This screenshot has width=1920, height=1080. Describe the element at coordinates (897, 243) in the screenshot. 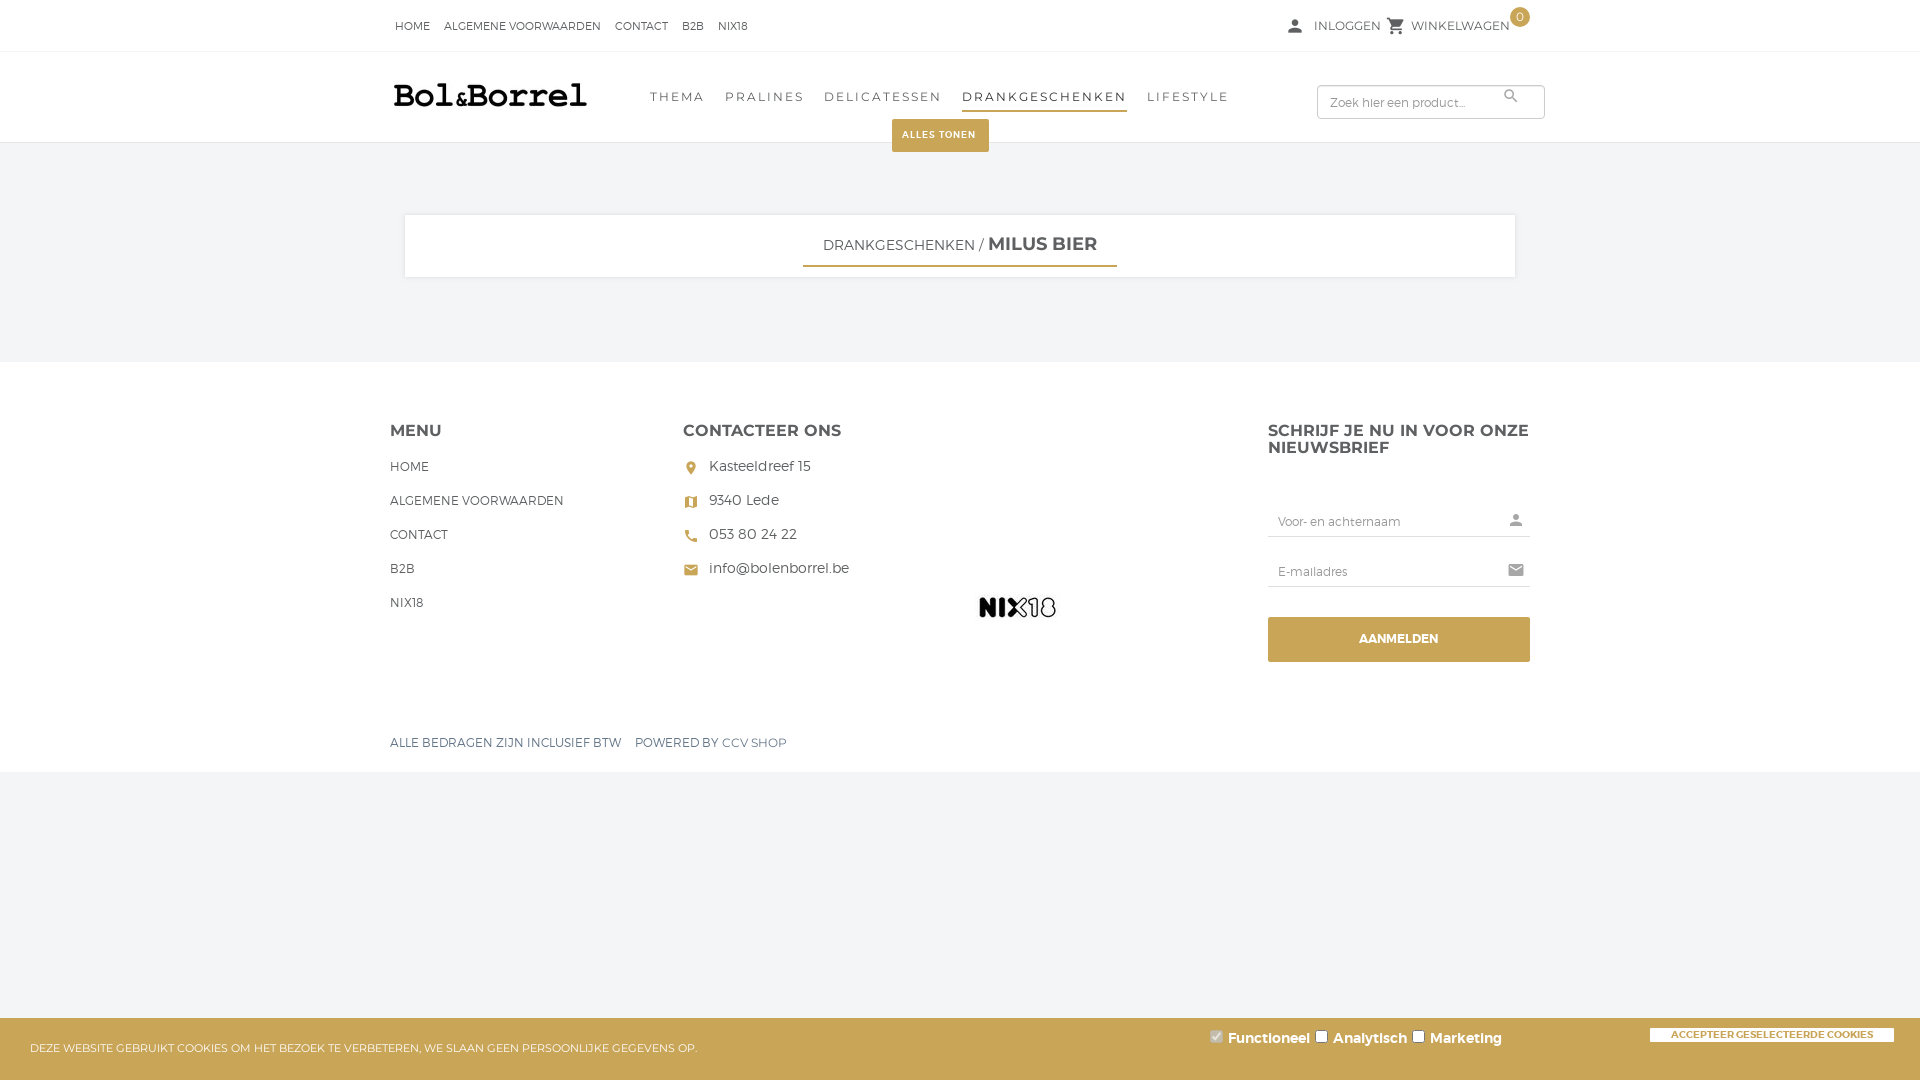

I see `'DRANKGESCHENKEN'` at that location.